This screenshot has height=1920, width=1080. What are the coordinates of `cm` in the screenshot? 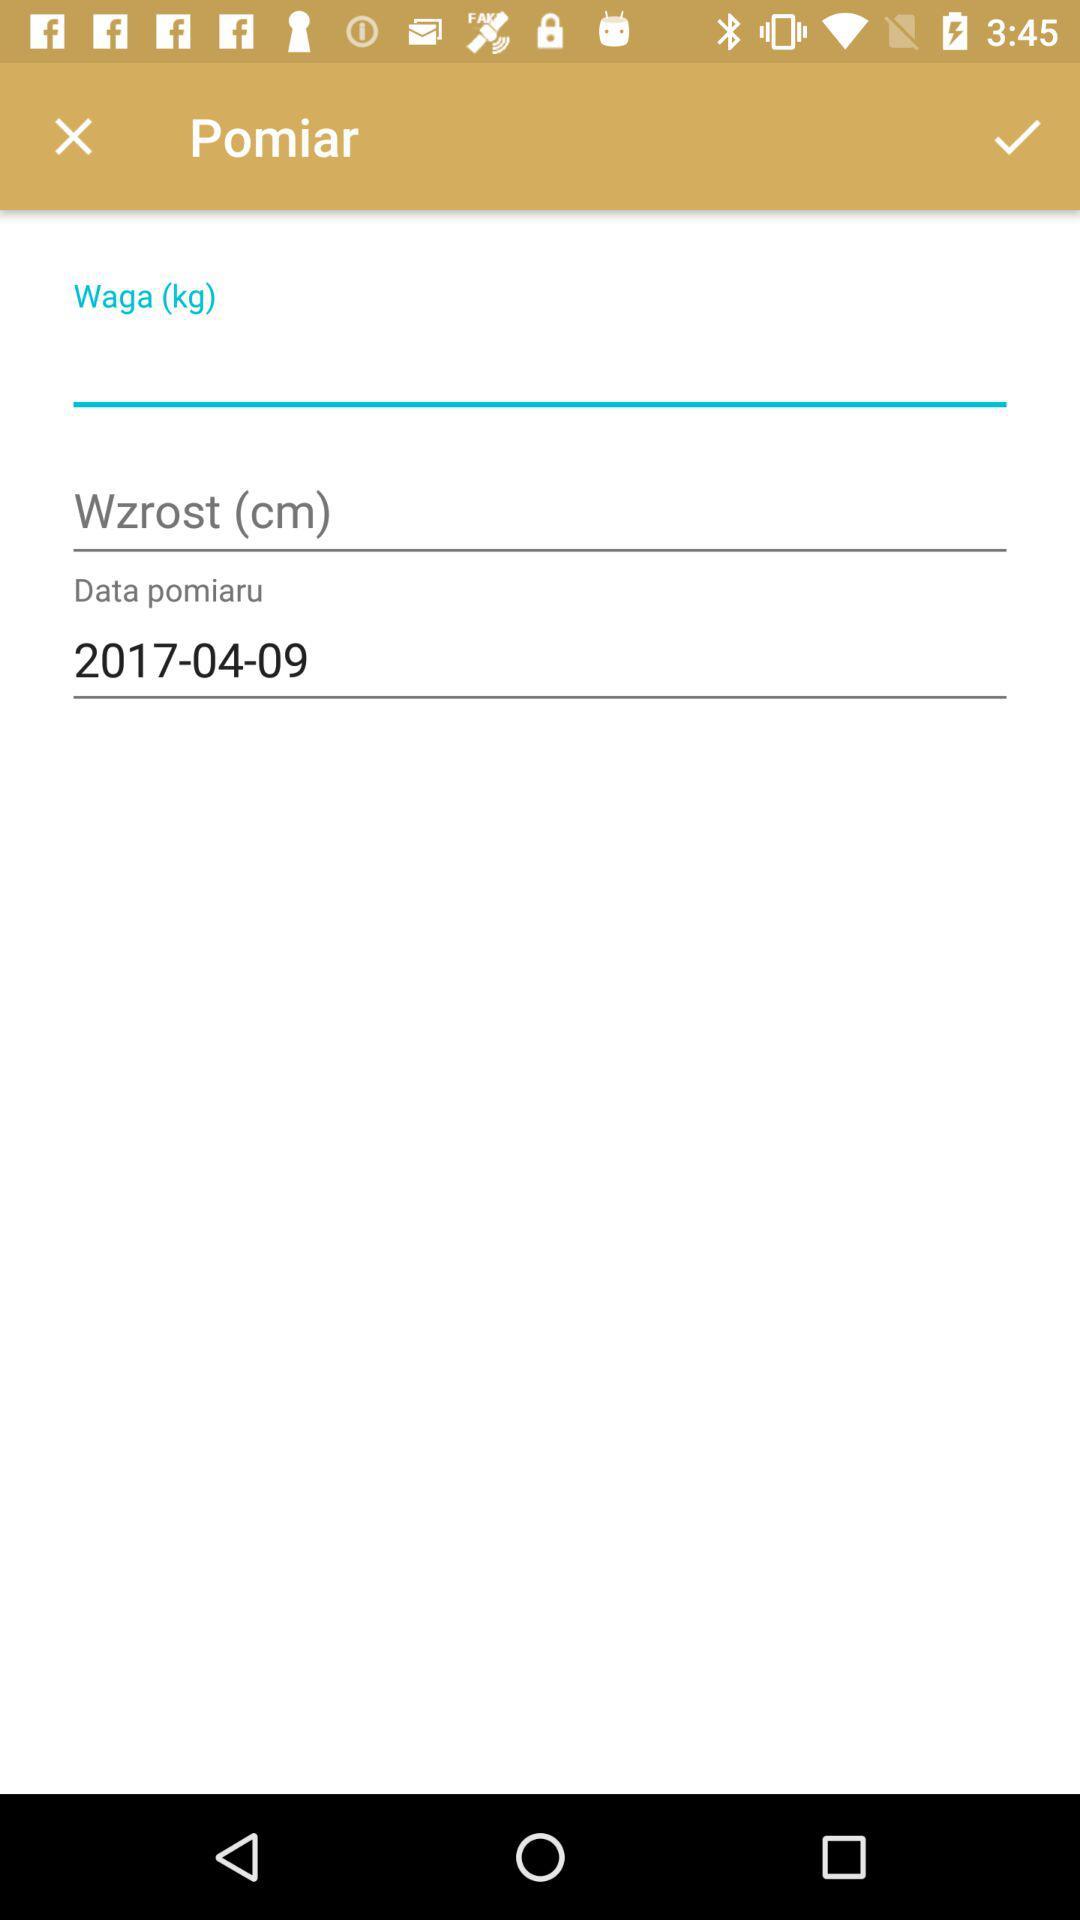 It's located at (540, 513).